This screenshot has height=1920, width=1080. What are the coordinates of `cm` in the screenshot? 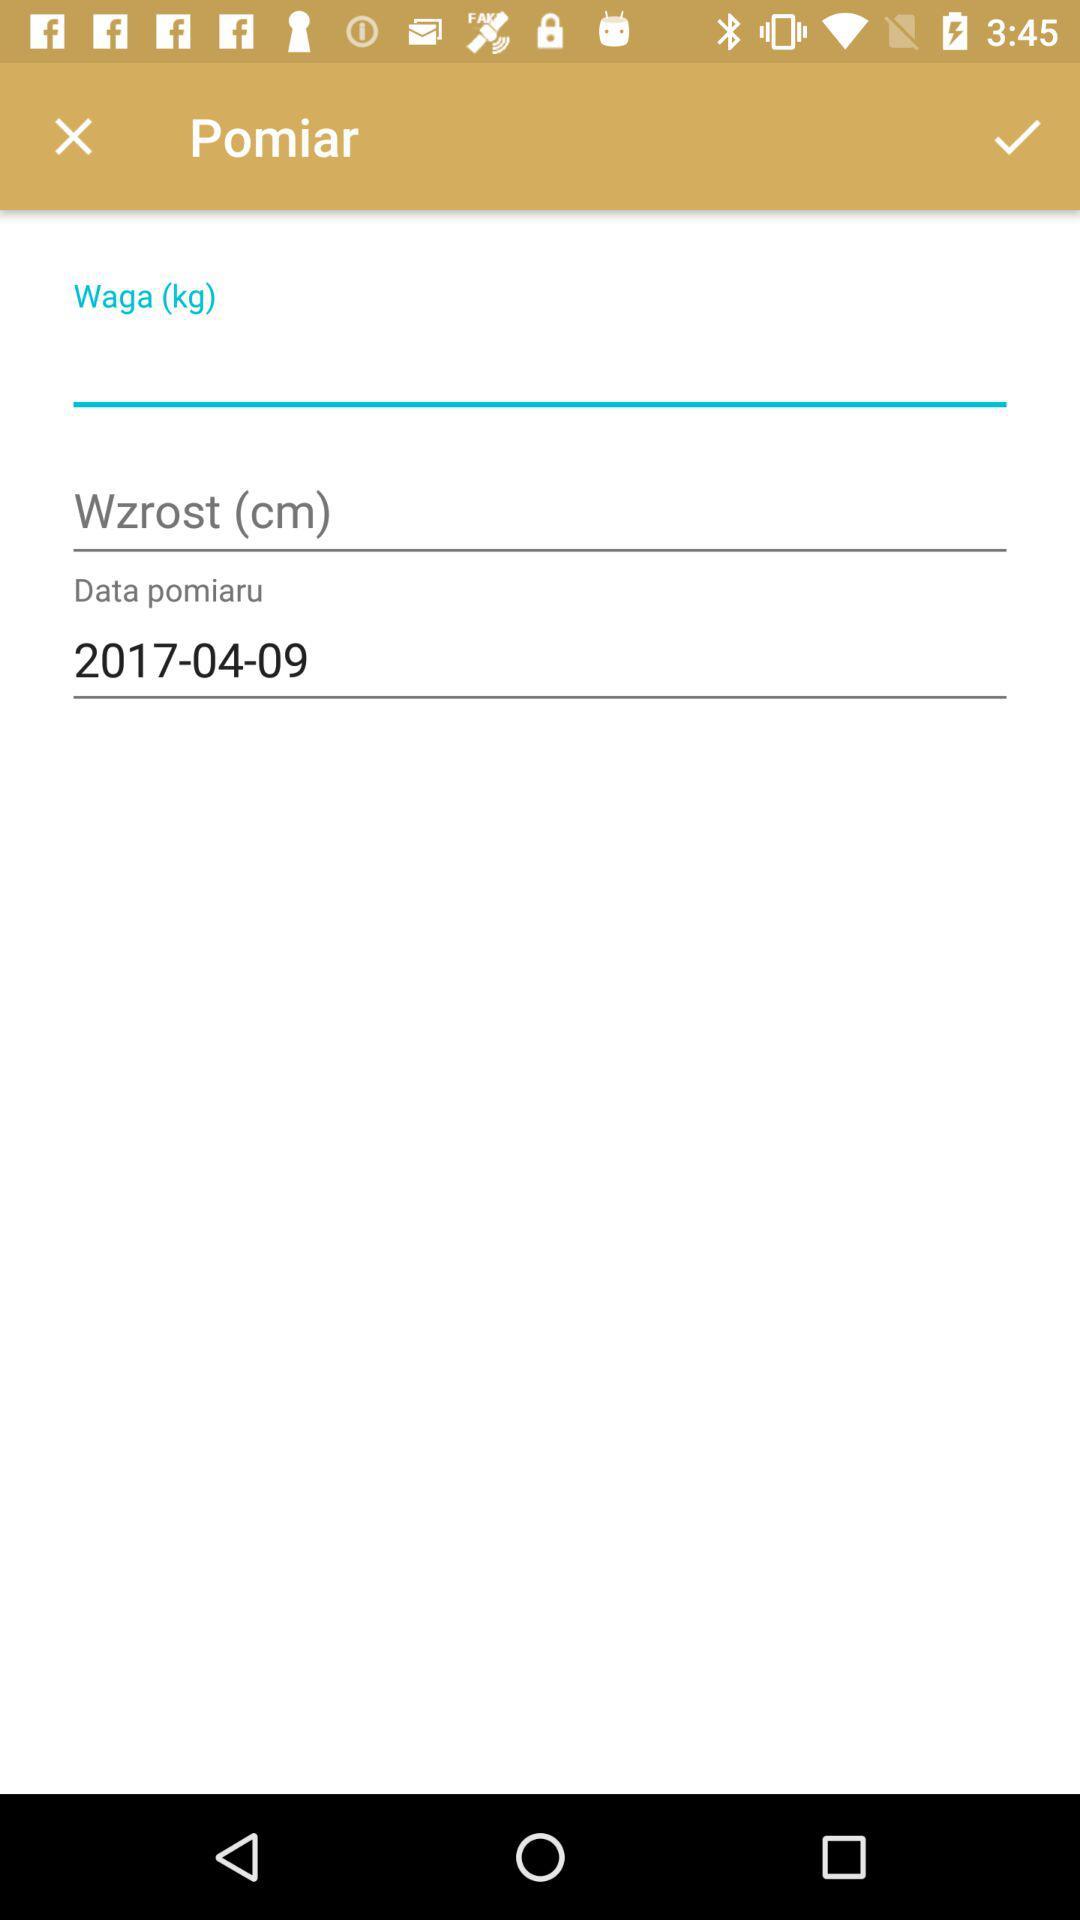 It's located at (540, 513).